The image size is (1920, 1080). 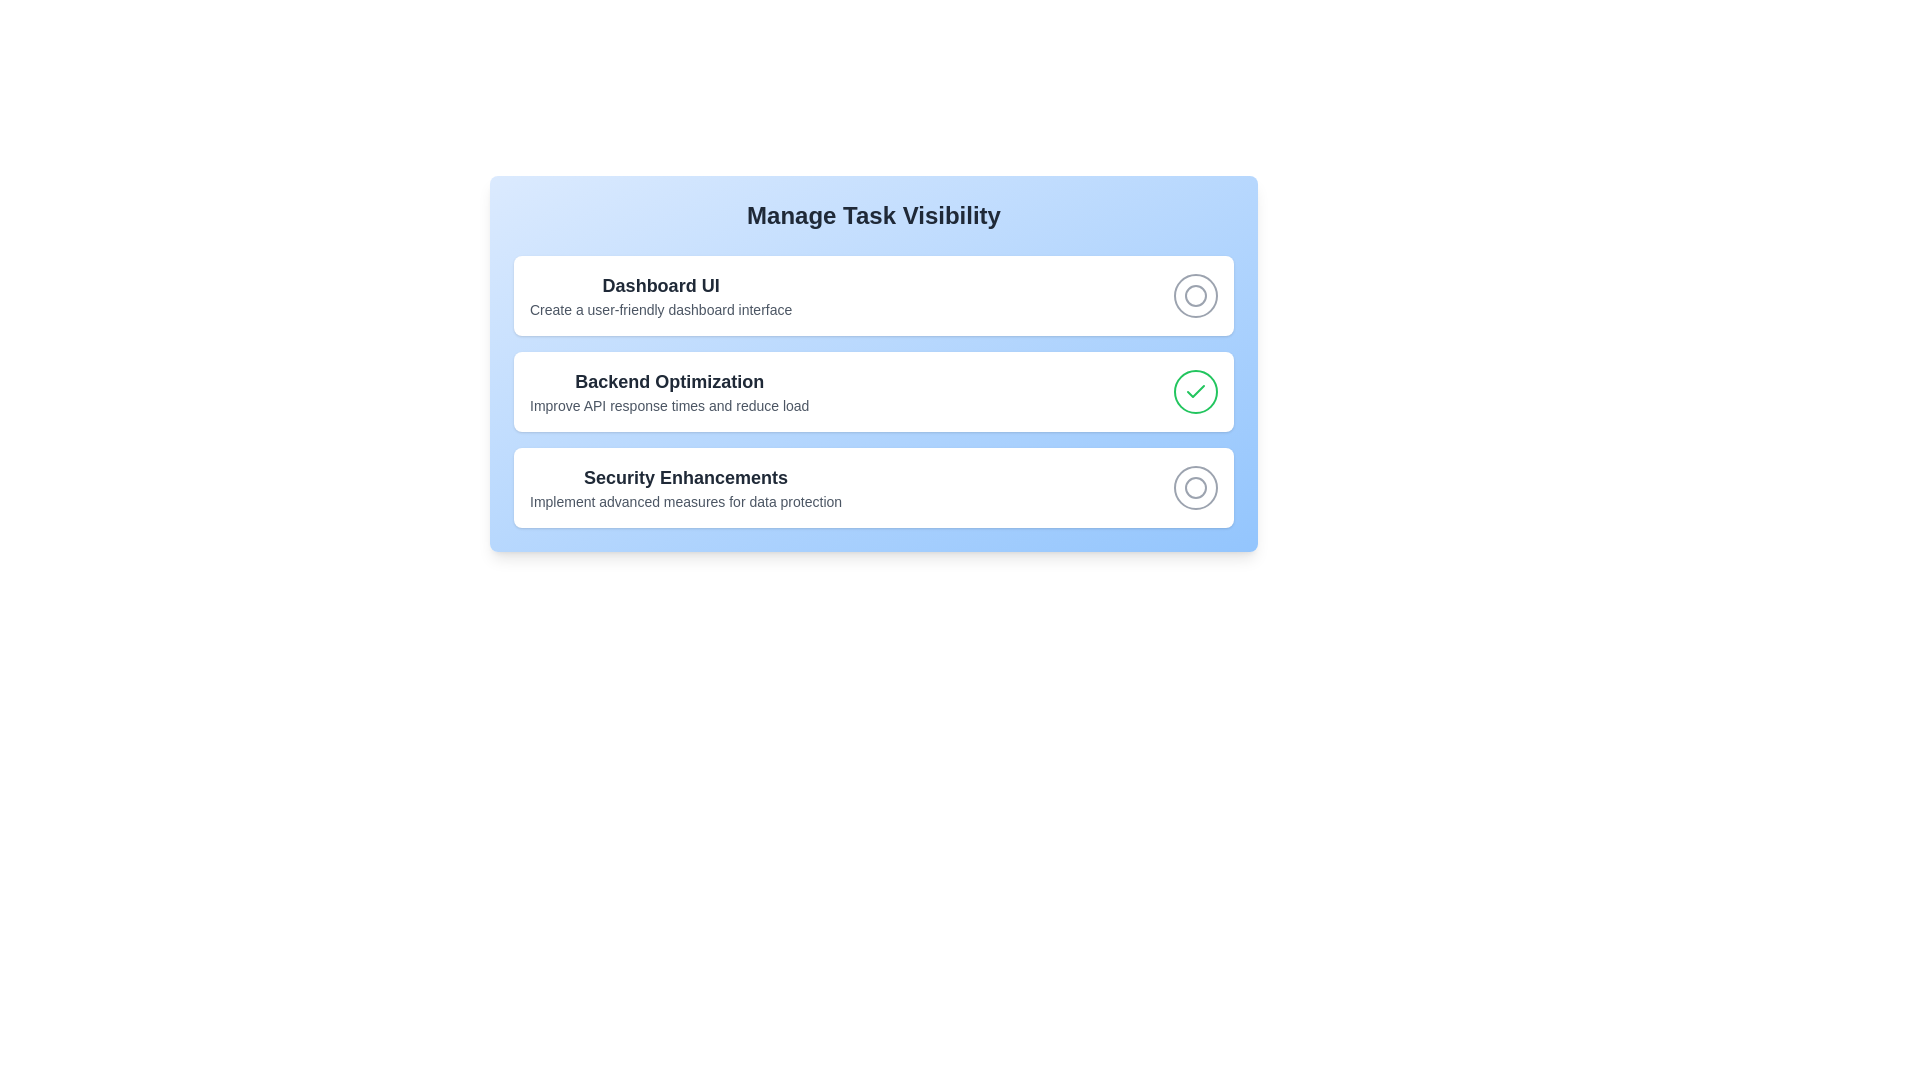 I want to click on the text label 'Backend Optimization' which is styled with a bold, large font in dark gray, located in the middle of the card section labeled 'Manage Task Visibility', so click(x=669, y=381).